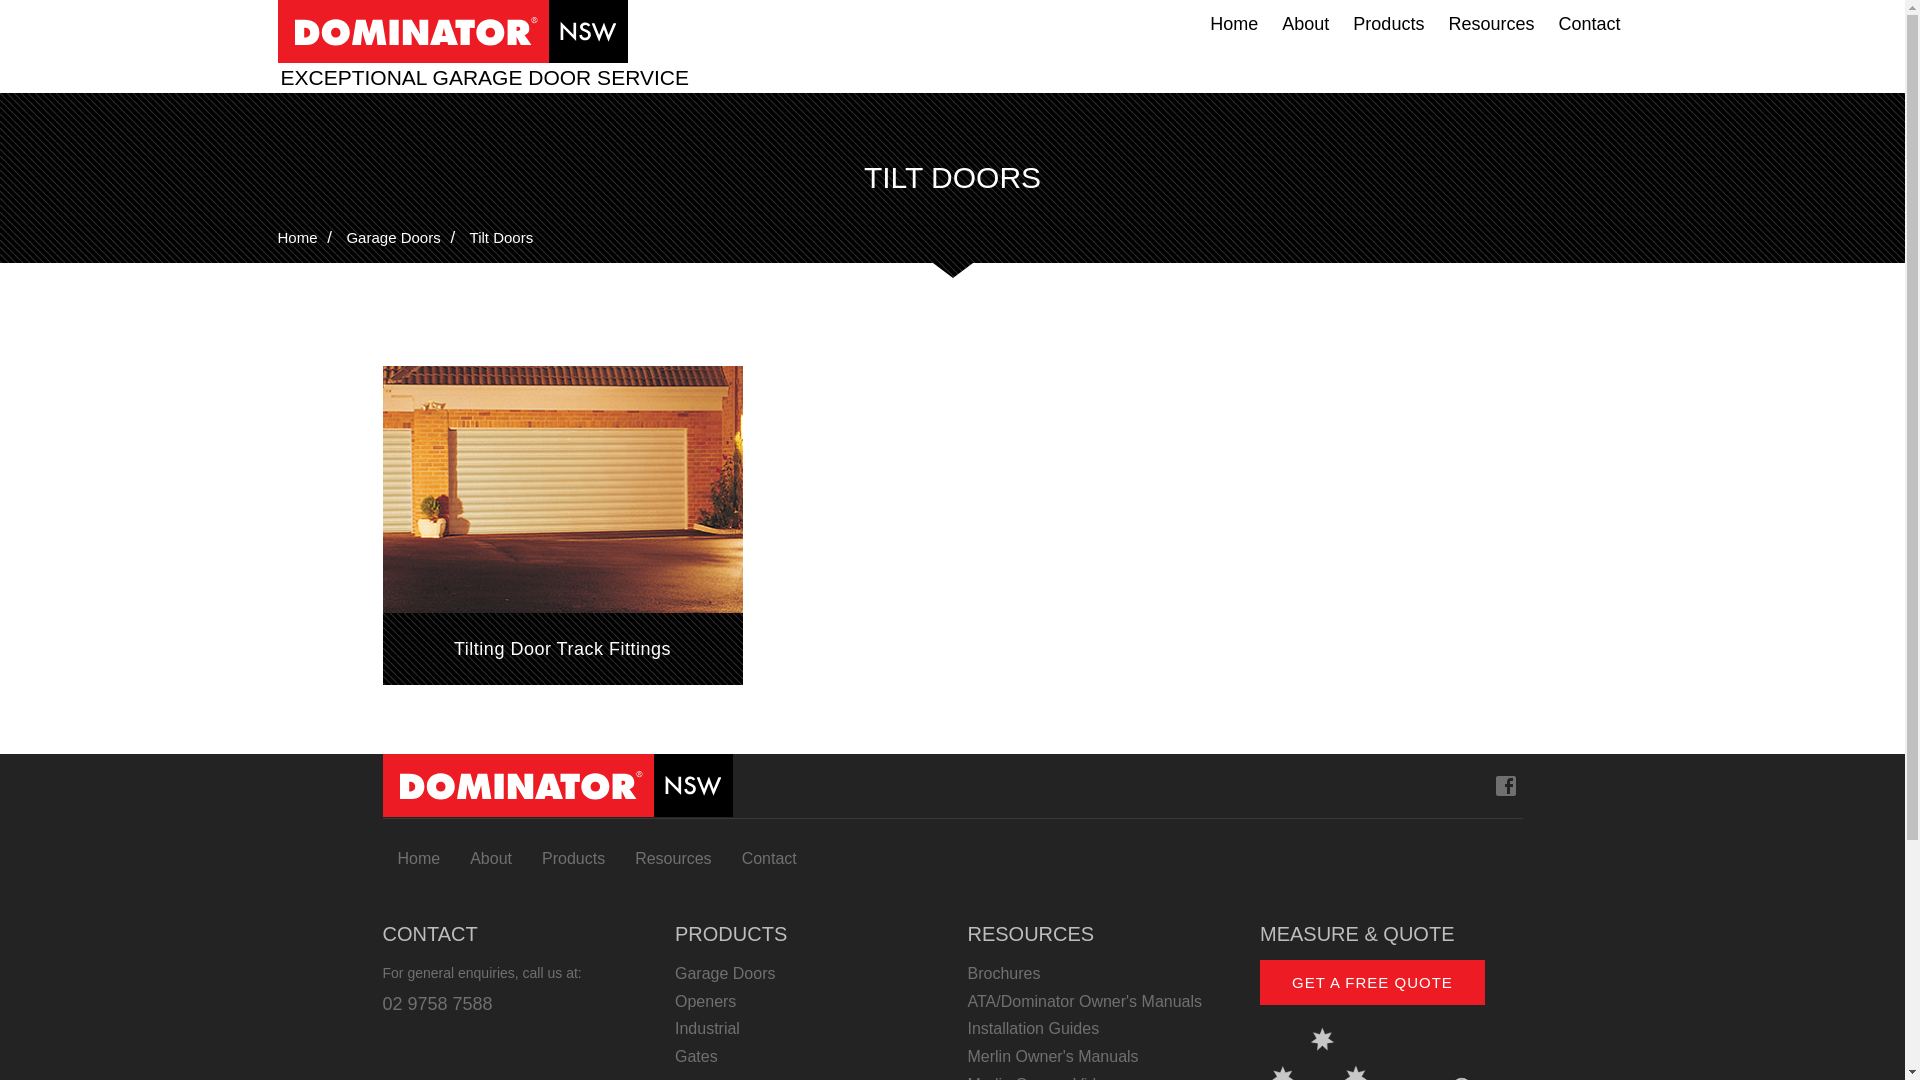 This screenshot has height=1080, width=1920. Describe the element at coordinates (1098, 1055) in the screenshot. I see `'Merlin Owner's Manuals'` at that location.